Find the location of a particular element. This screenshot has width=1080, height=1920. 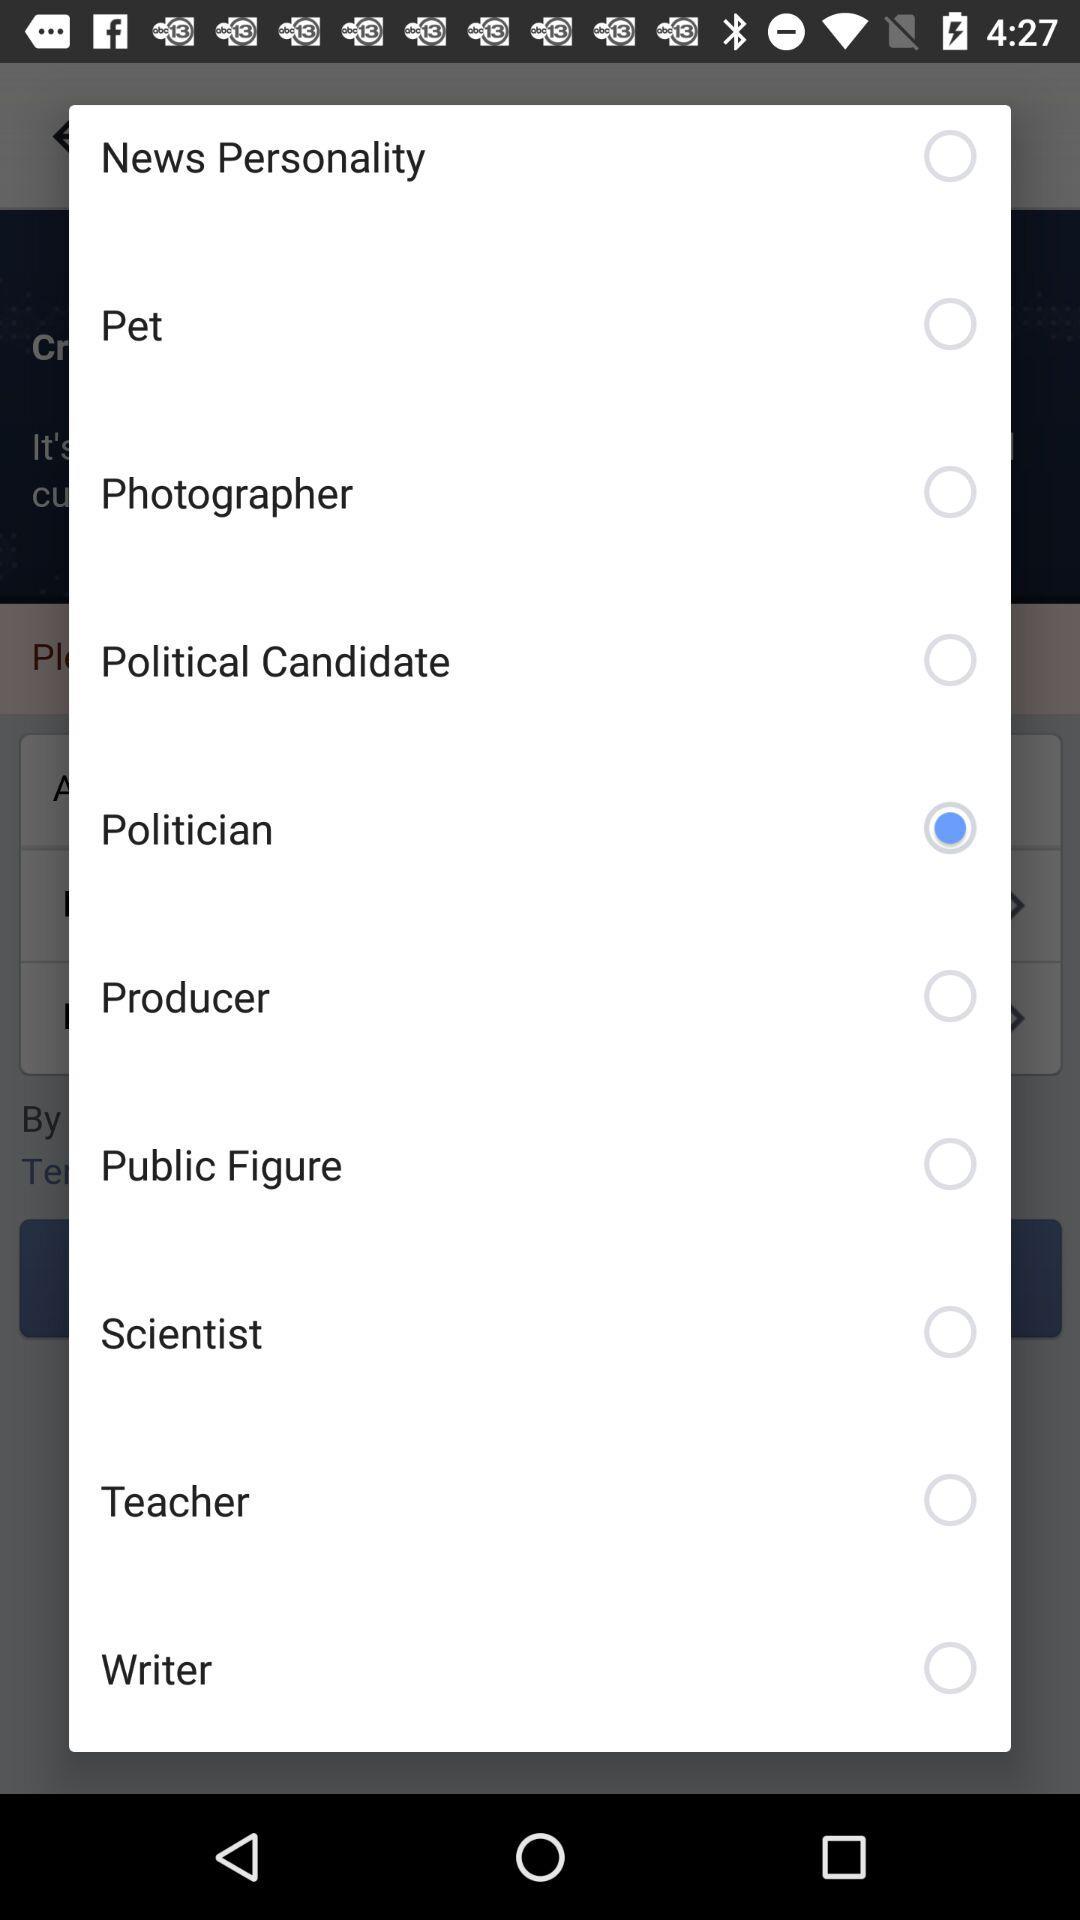

public figure checkbox is located at coordinates (540, 1163).